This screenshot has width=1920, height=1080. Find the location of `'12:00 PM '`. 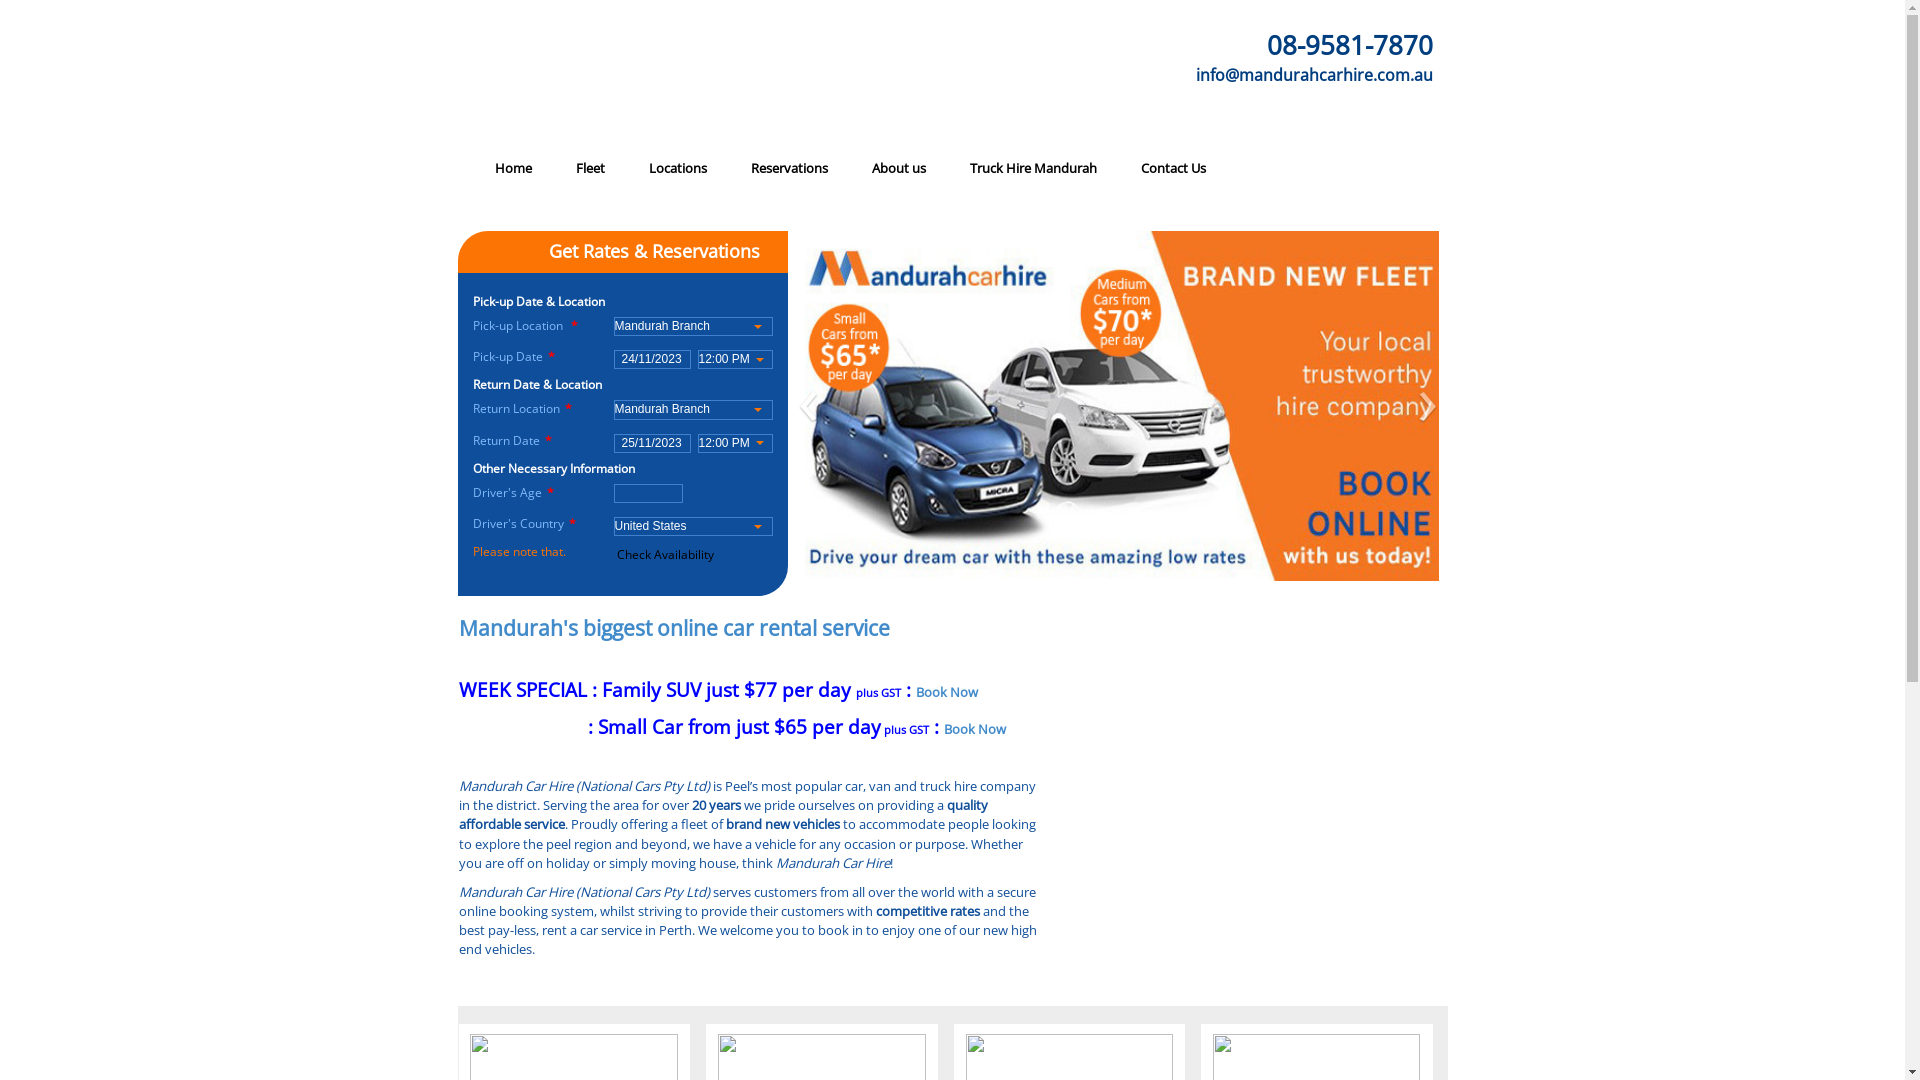

'12:00 PM ' is located at coordinates (733, 442).